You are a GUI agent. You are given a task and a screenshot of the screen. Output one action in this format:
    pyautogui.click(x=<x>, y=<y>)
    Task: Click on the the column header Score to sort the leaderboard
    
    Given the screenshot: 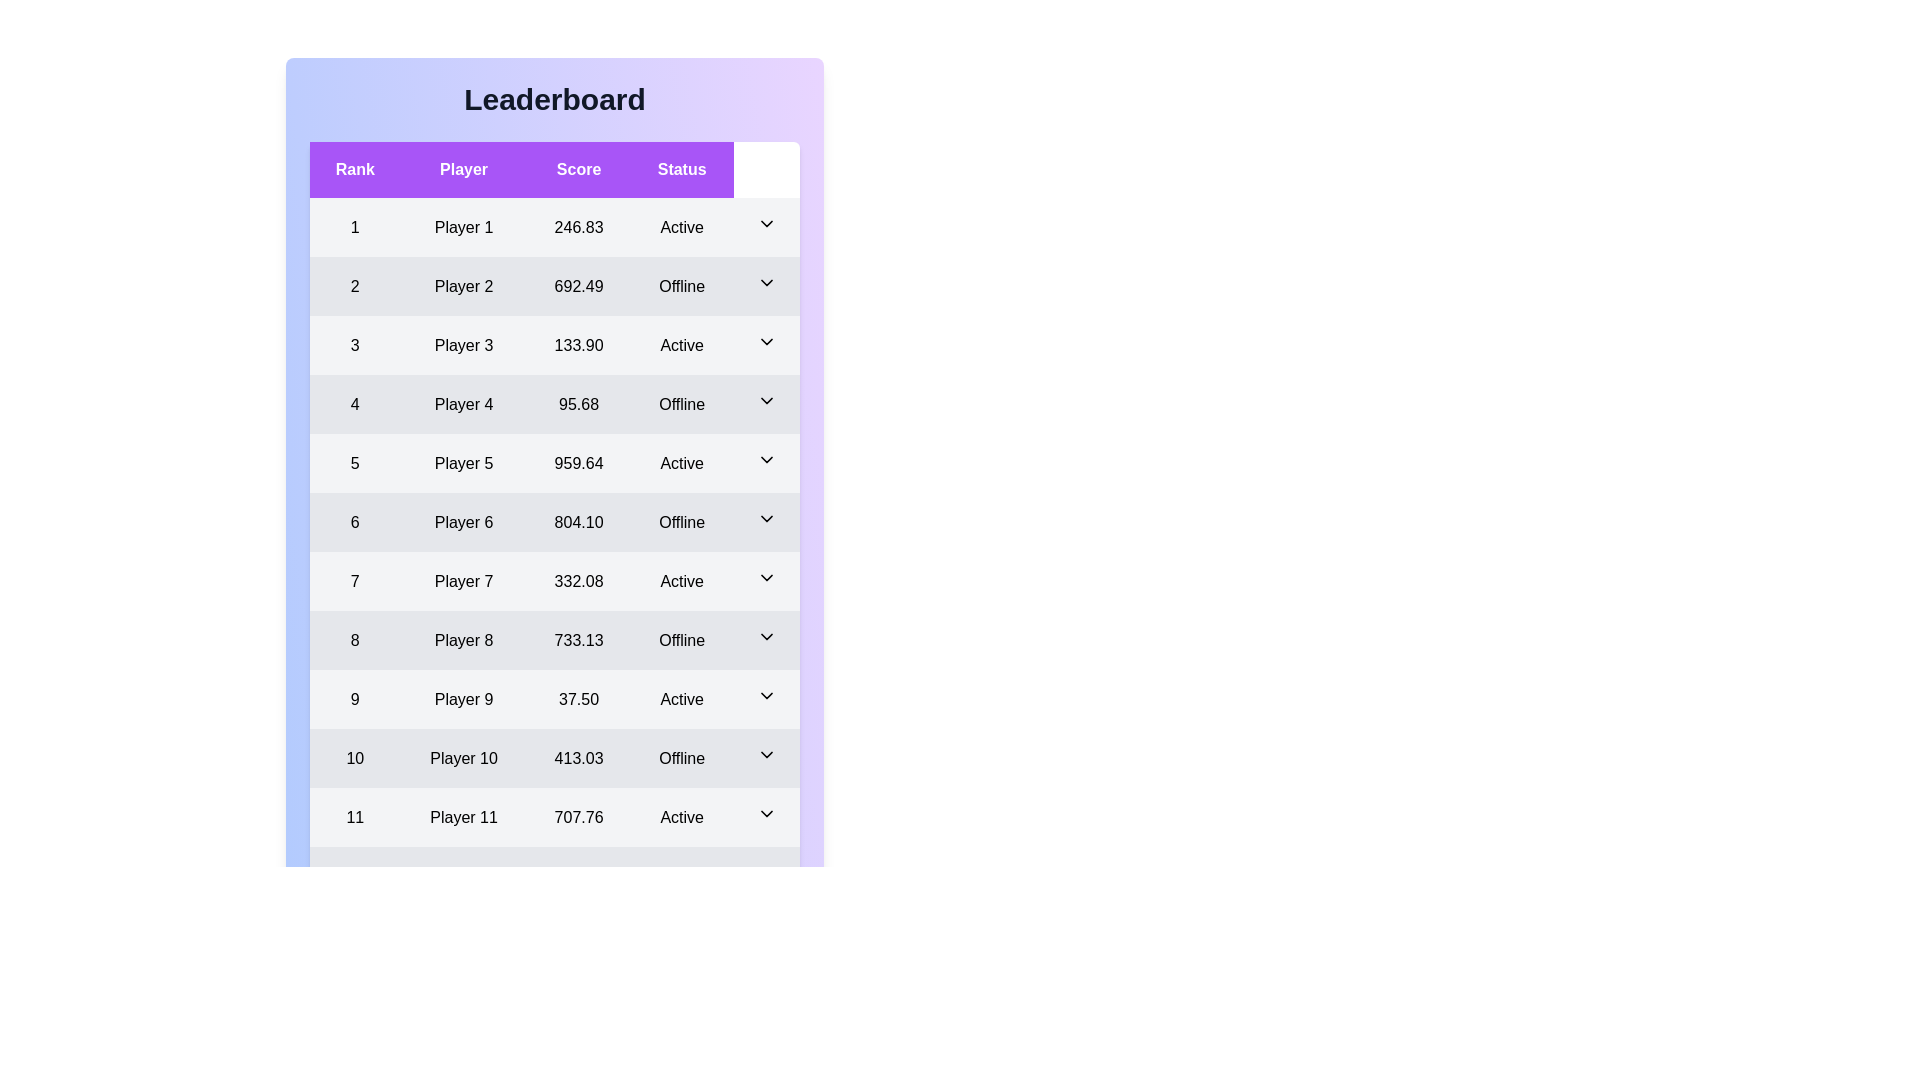 What is the action you would take?
    pyautogui.click(x=578, y=168)
    